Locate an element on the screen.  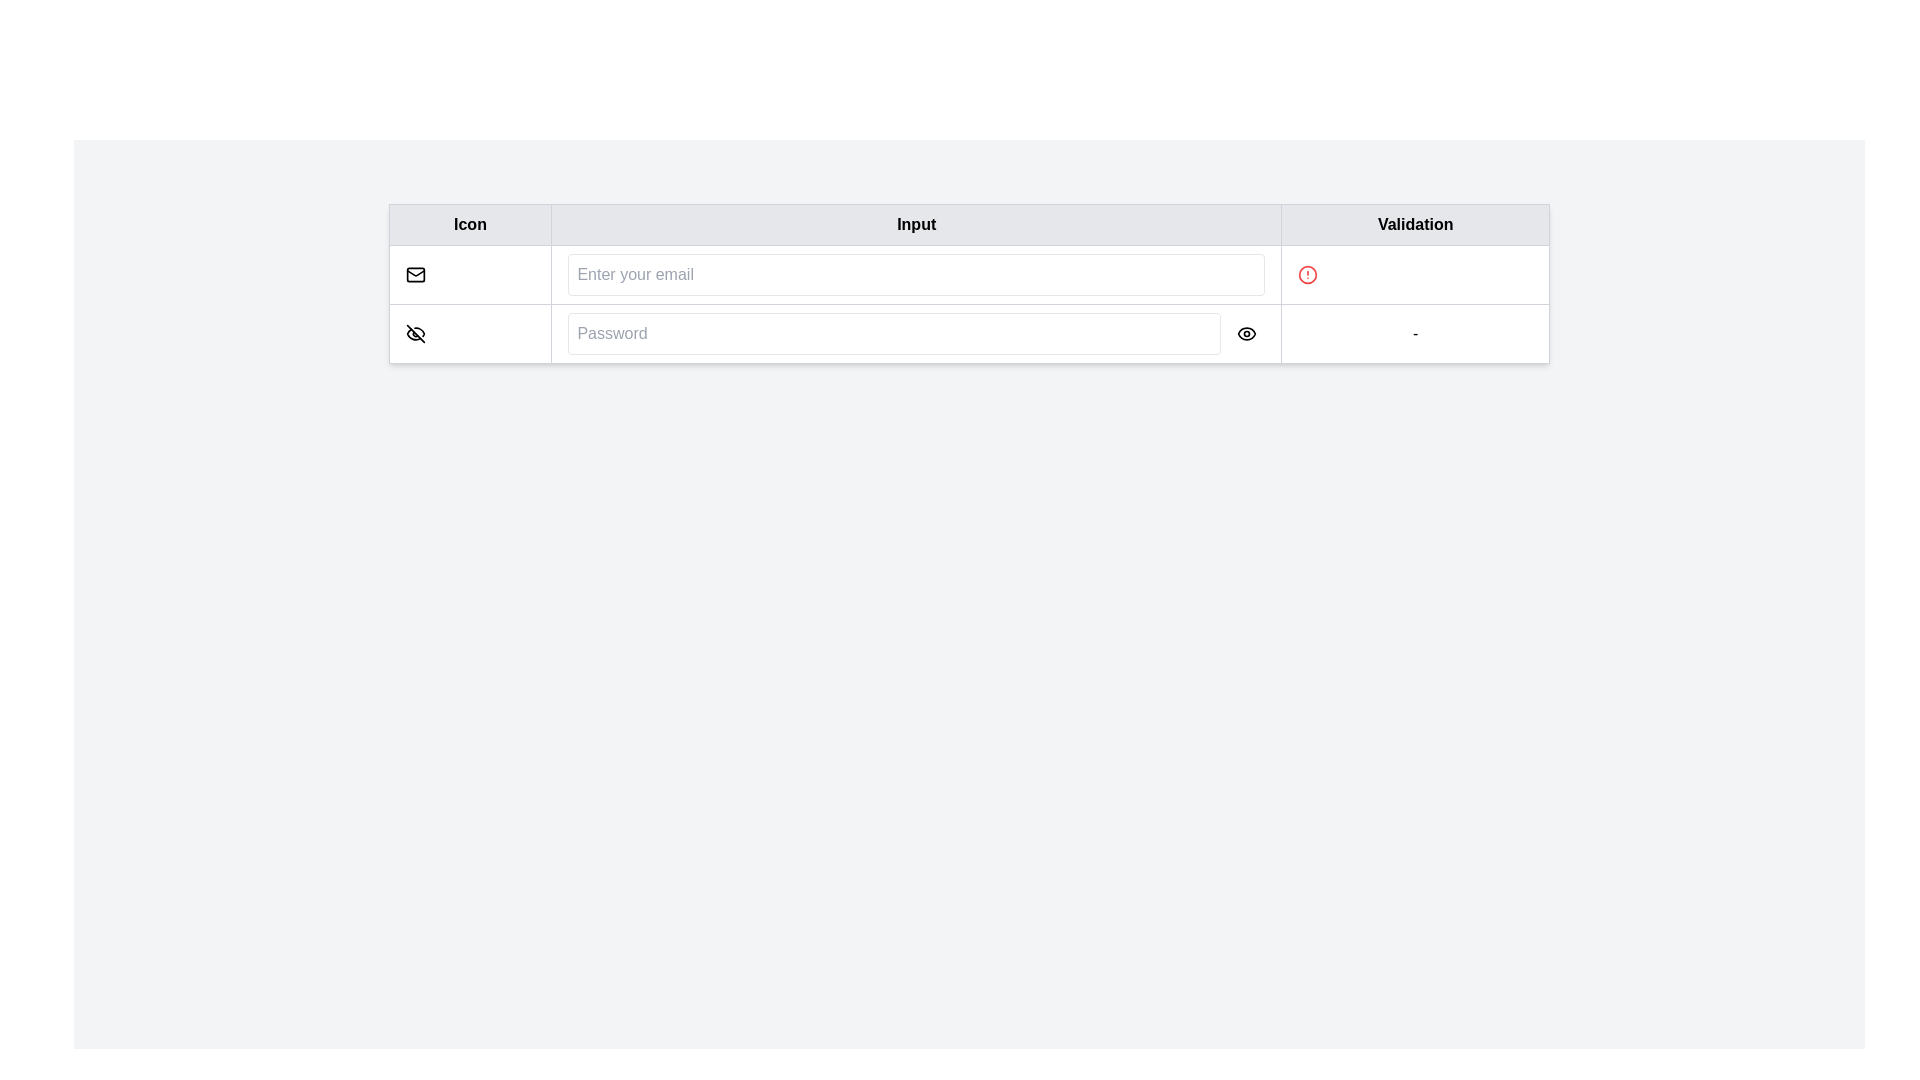
the diagonal slash icon resembling an eye with a line crossing it, located in the second row under the 'Icon' column of the table layout is located at coordinates (414, 333).